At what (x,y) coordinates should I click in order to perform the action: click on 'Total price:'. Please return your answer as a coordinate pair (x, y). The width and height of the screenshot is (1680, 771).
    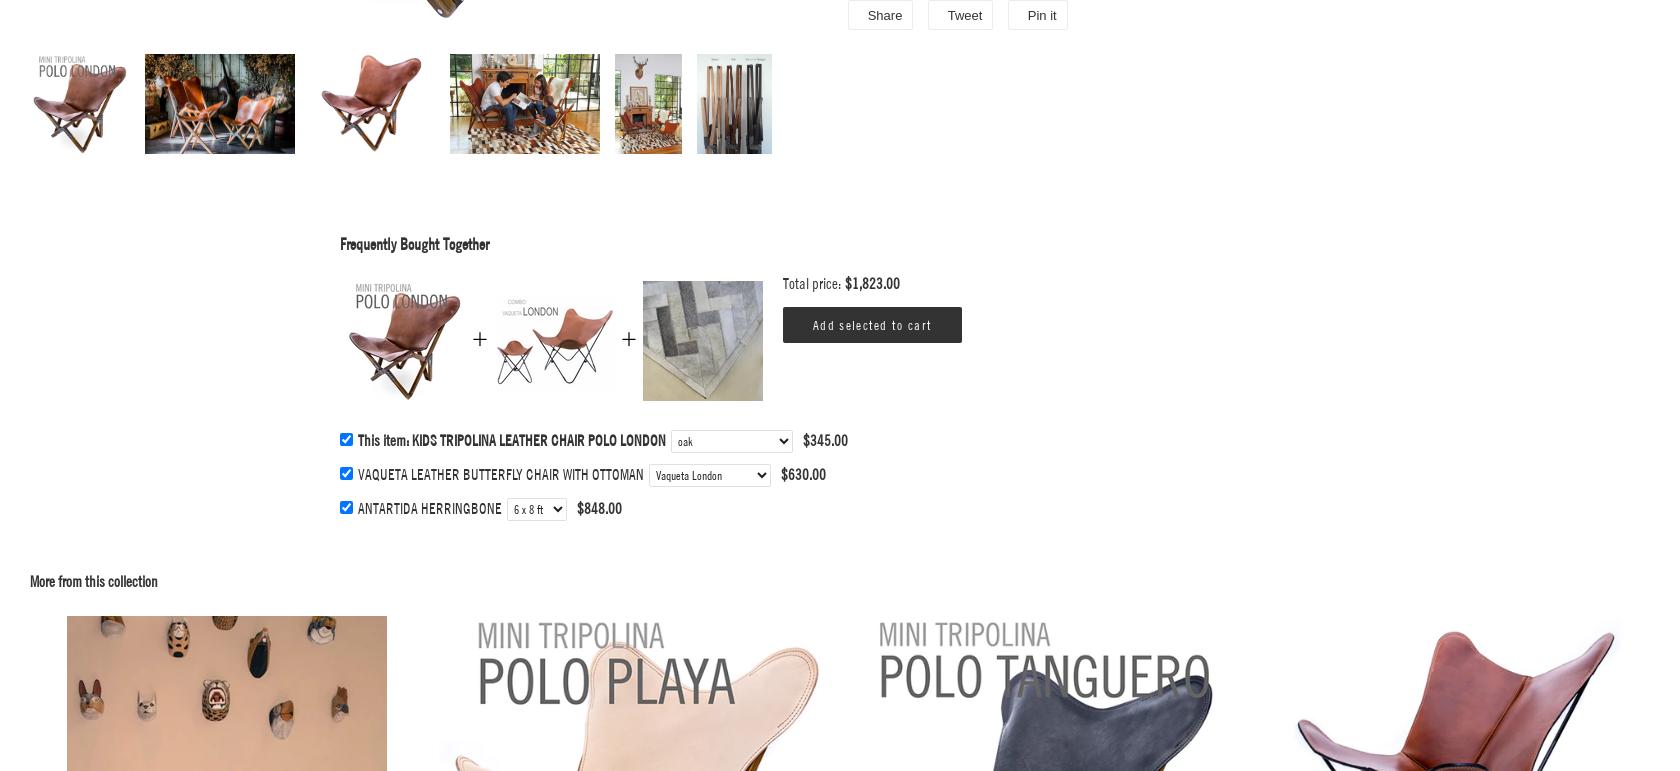
    Looking at the image, I should click on (811, 282).